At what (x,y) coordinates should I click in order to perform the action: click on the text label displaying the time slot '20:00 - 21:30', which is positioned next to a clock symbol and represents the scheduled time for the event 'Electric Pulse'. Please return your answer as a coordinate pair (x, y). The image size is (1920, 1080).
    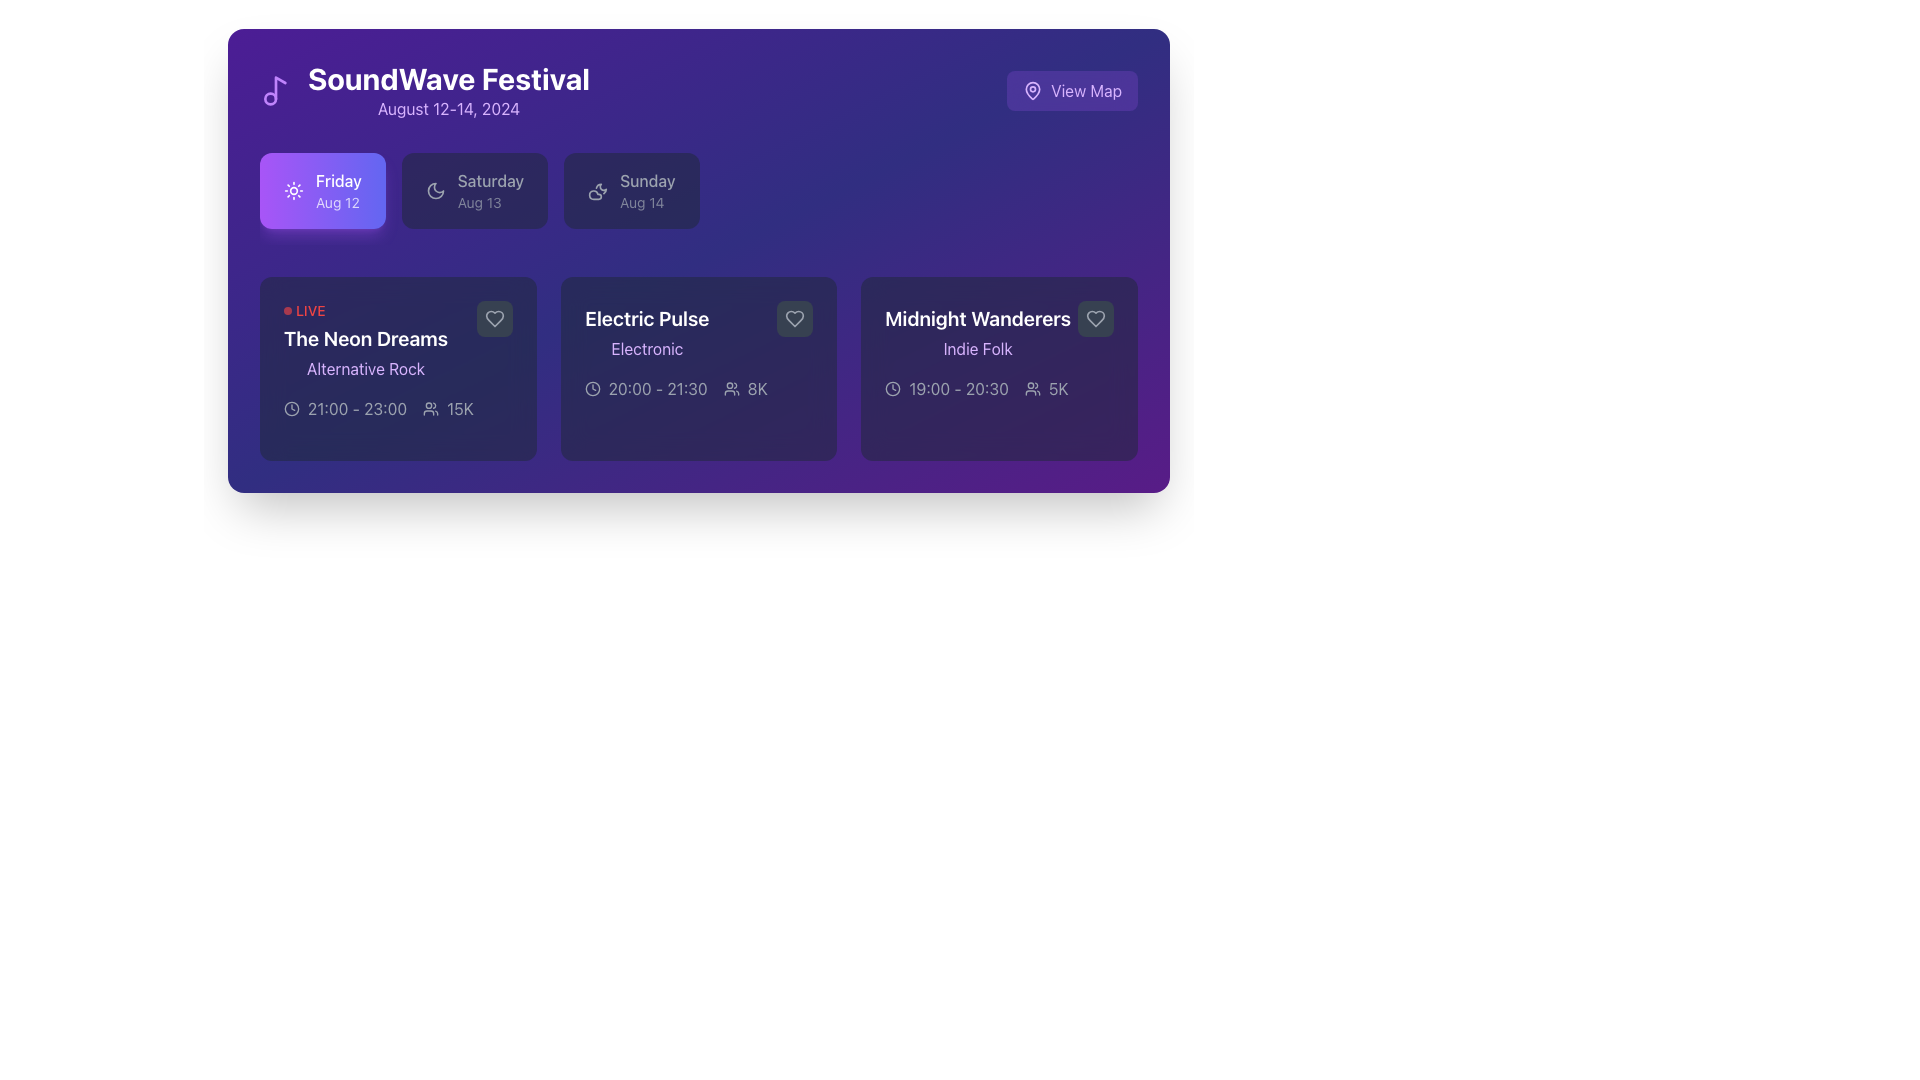
    Looking at the image, I should click on (658, 389).